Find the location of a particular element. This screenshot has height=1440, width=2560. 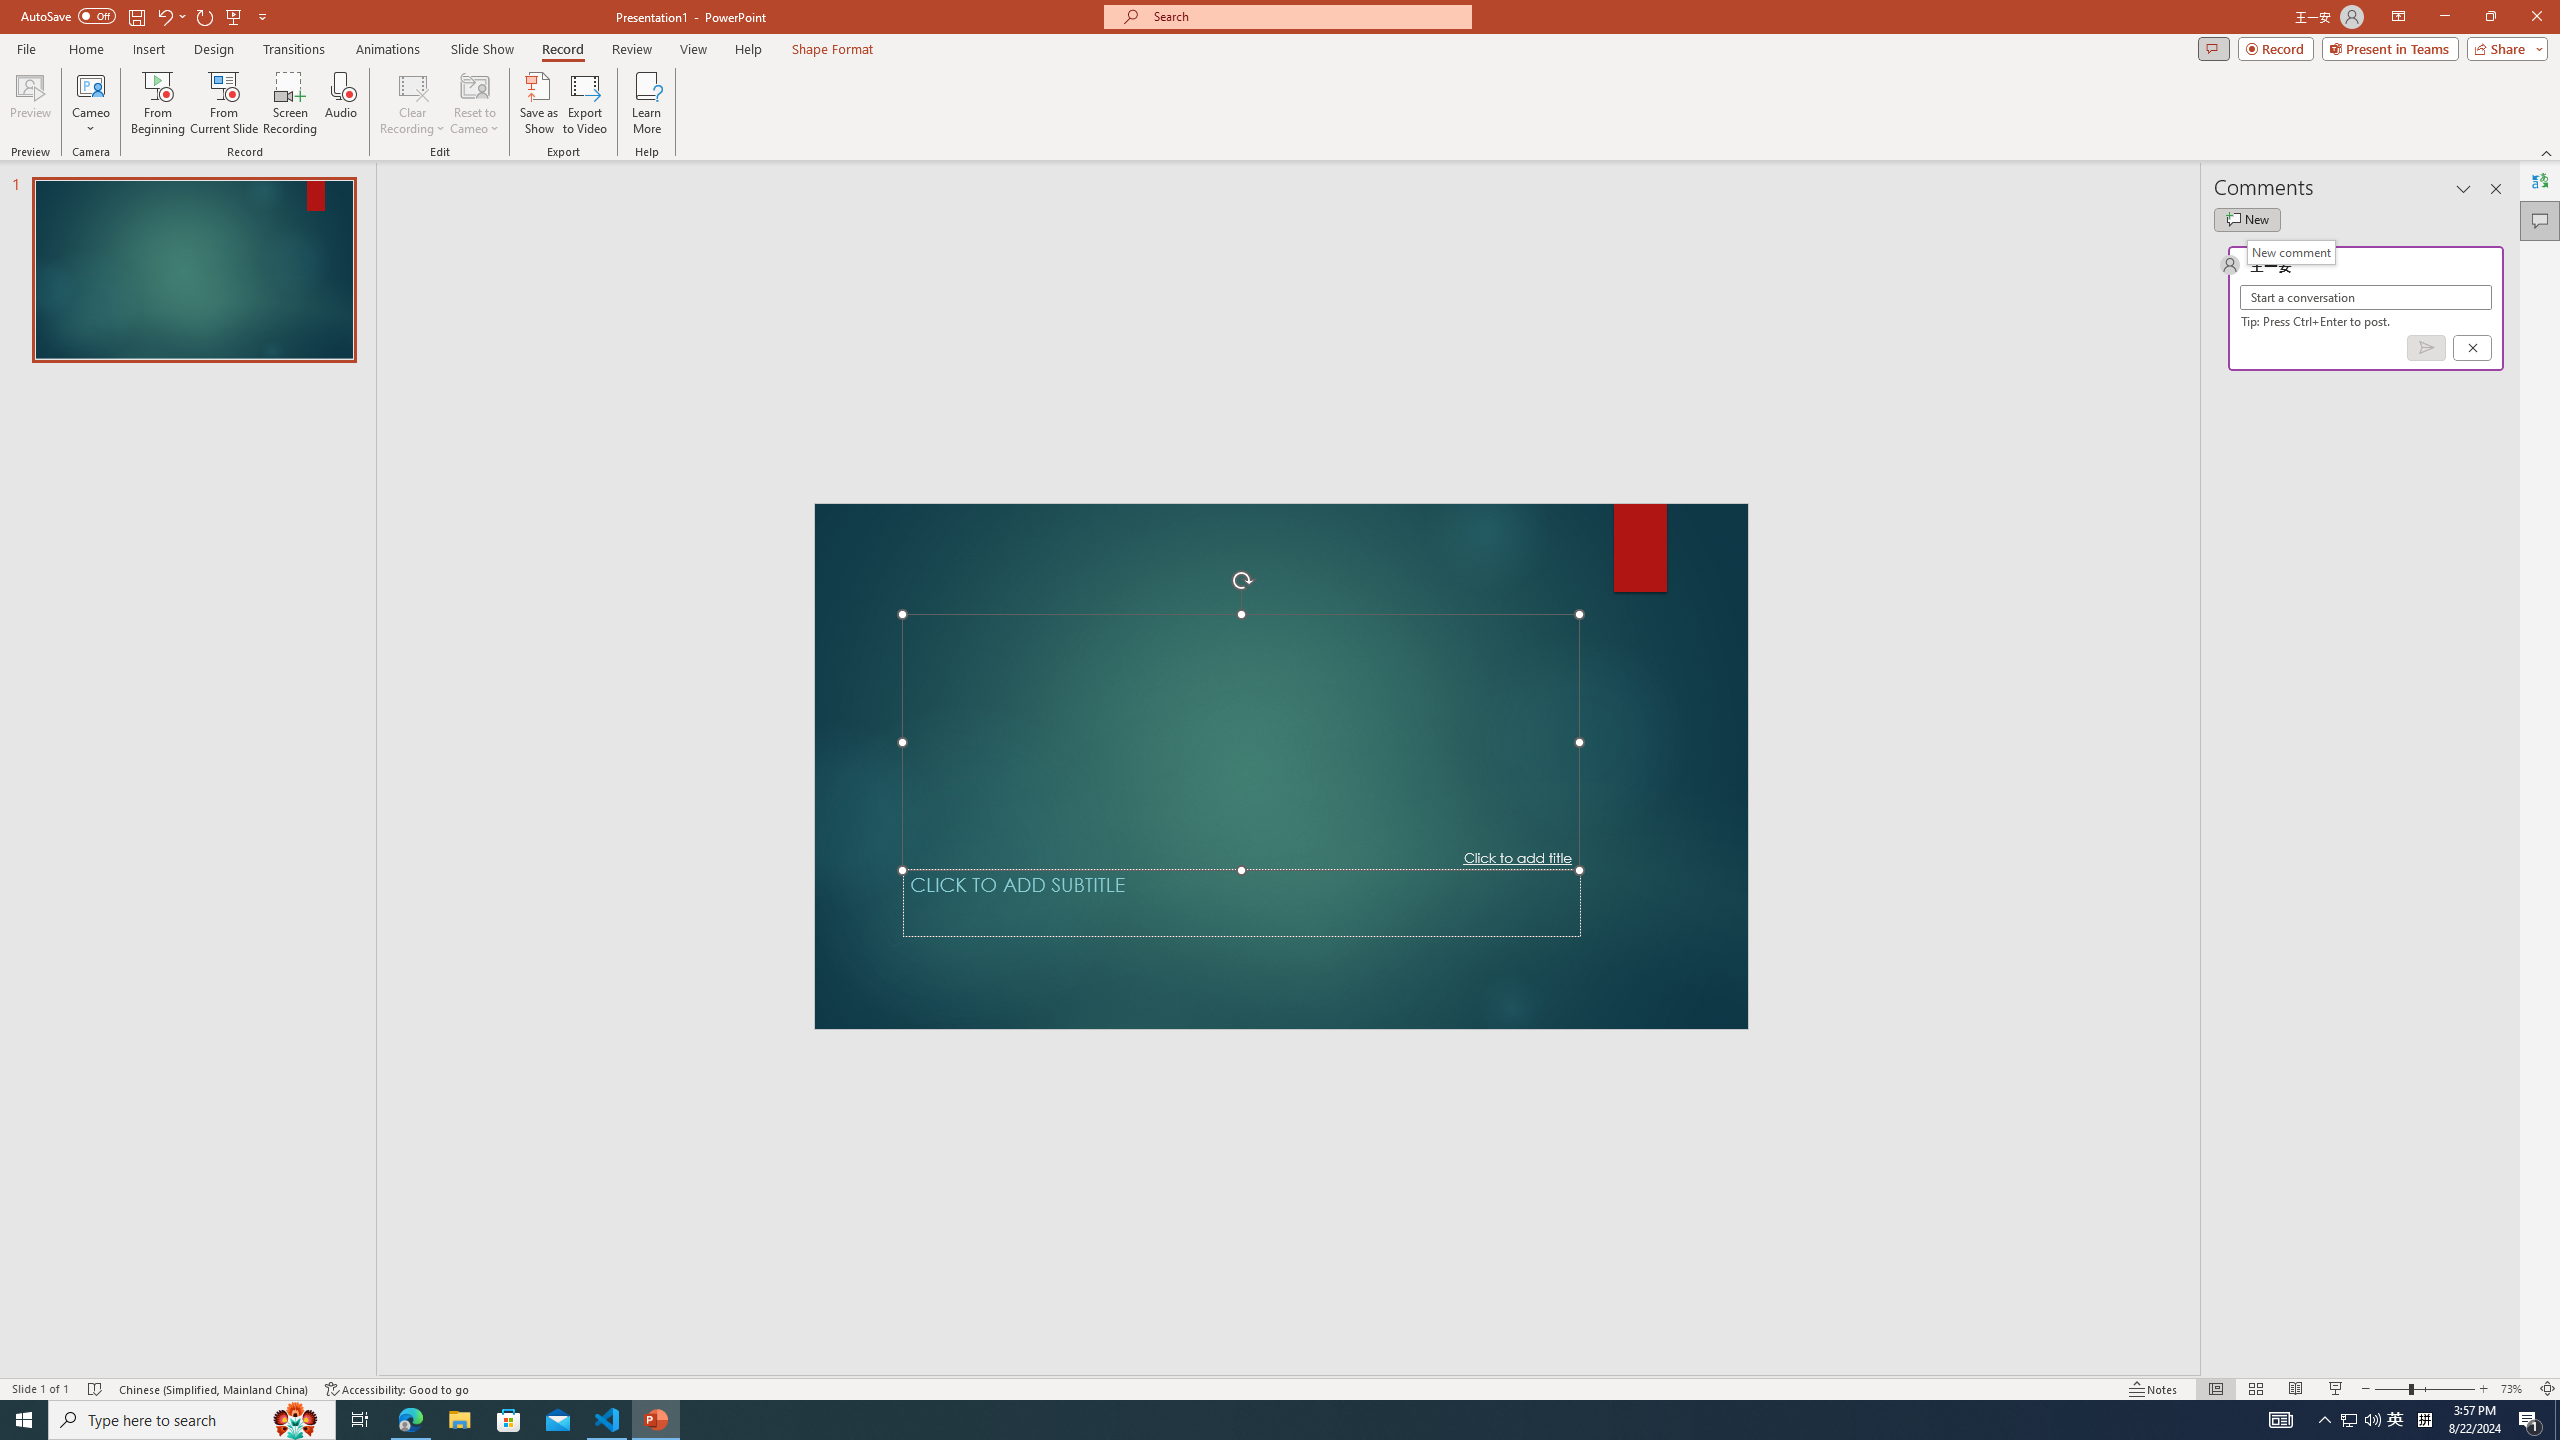

'New comment' is located at coordinates (2290, 252).